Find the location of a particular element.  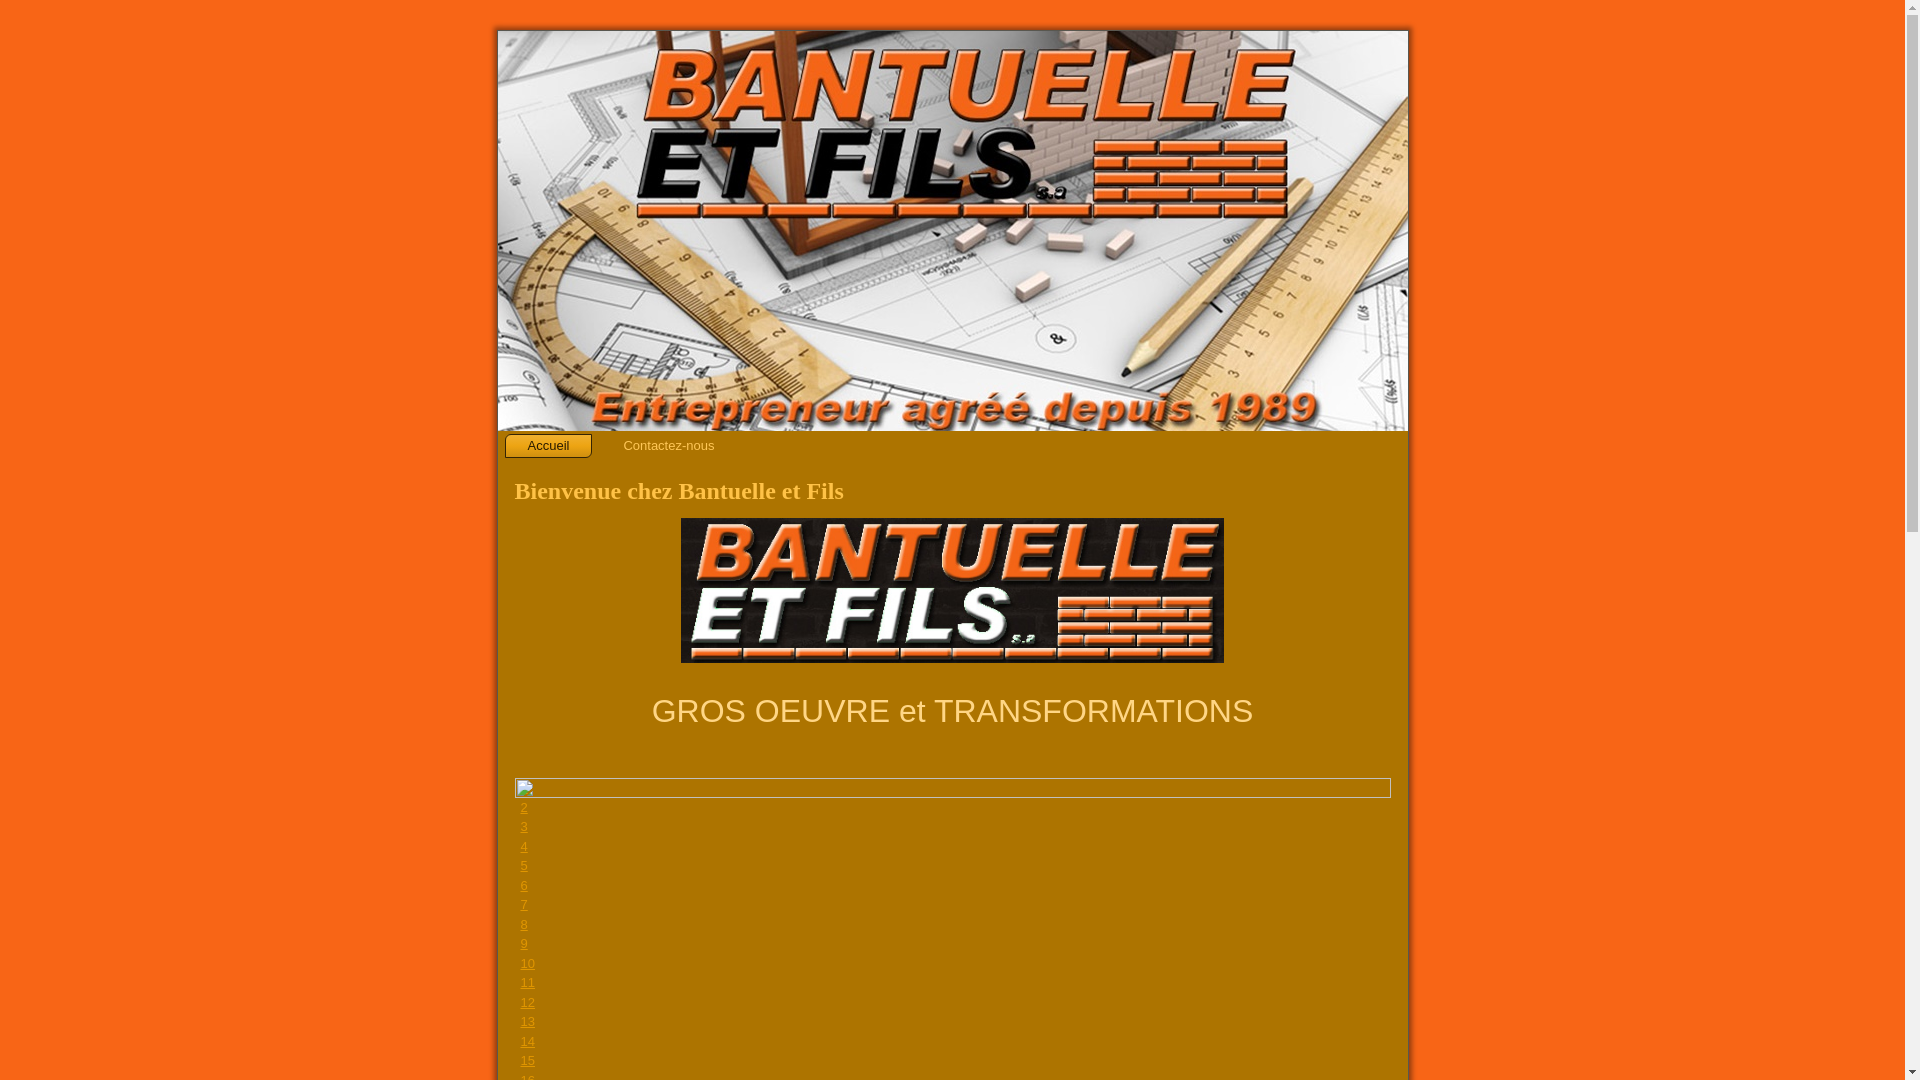

'7' is located at coordinates (523, 904).